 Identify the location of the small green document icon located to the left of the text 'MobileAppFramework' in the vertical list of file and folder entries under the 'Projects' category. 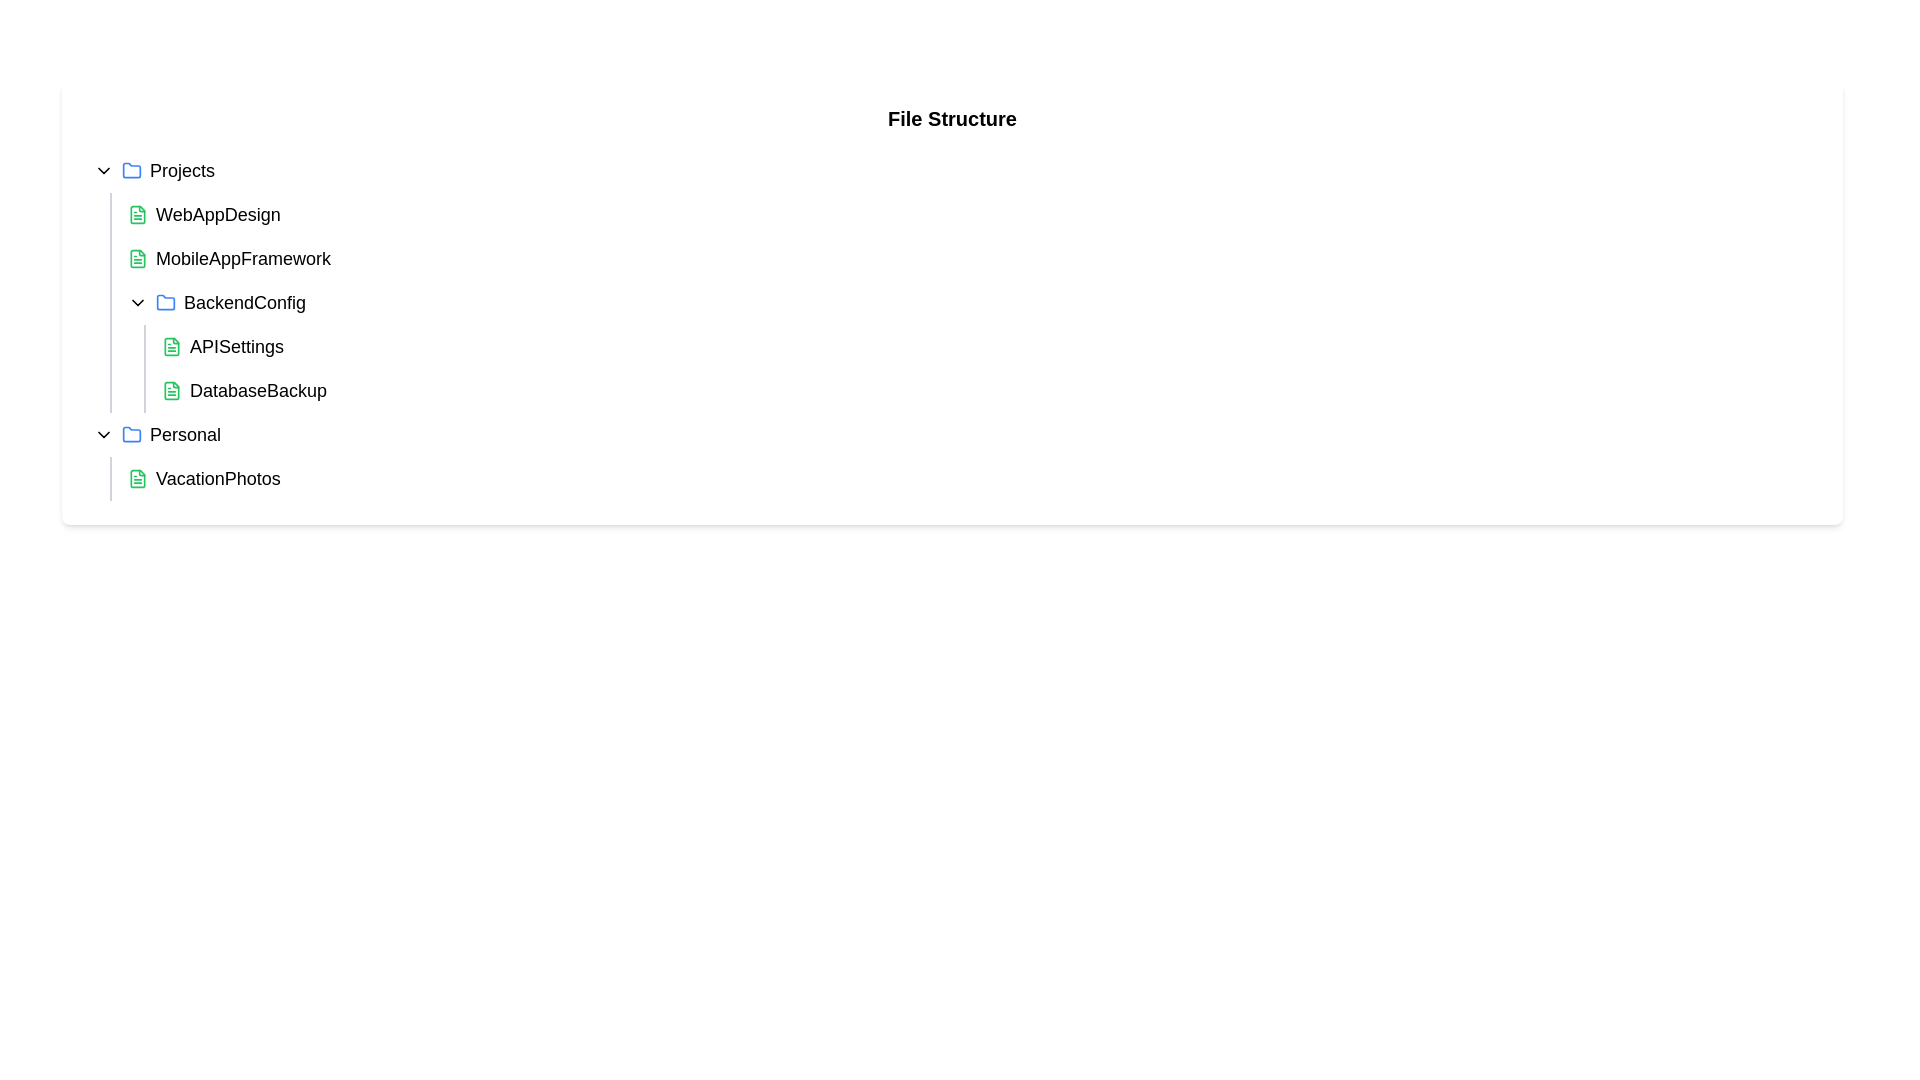
(137, 257).